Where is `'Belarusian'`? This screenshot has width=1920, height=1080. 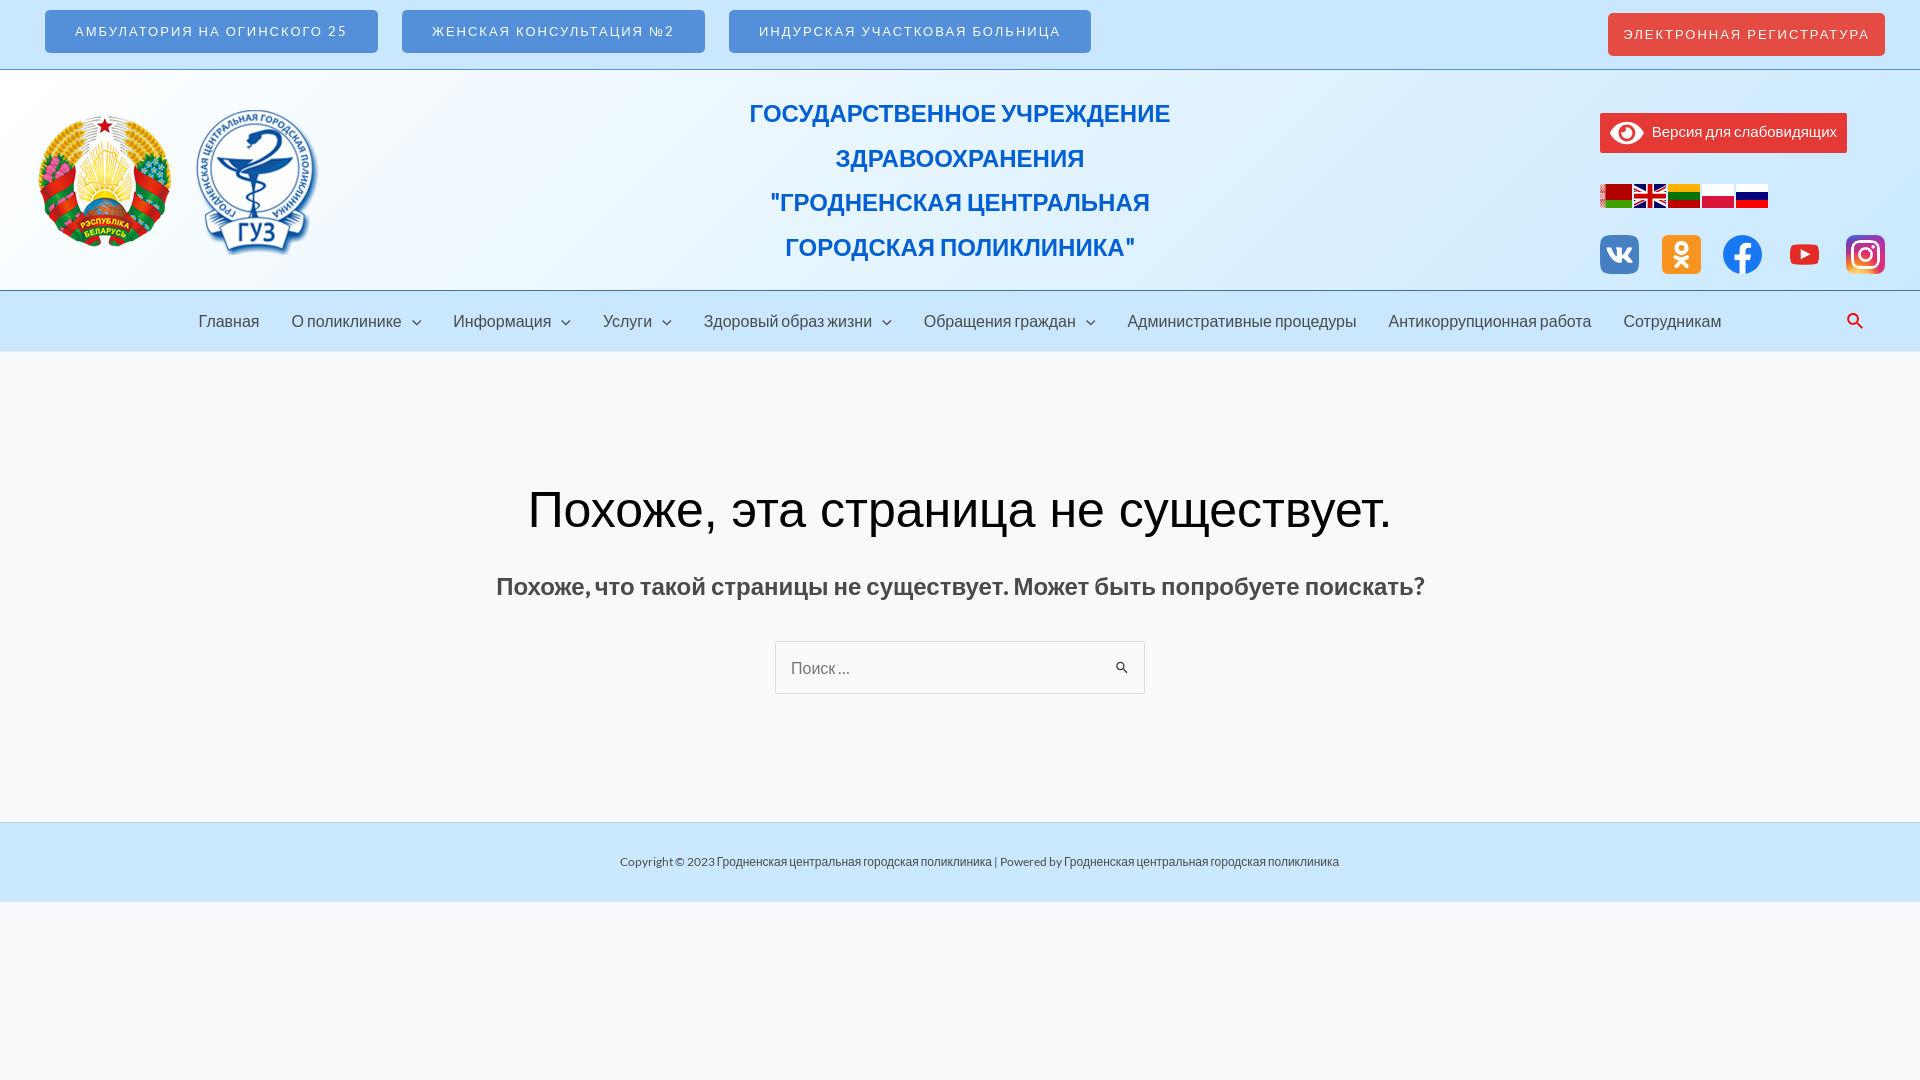 'Belarusian' is located at coordinates (1598, 193).